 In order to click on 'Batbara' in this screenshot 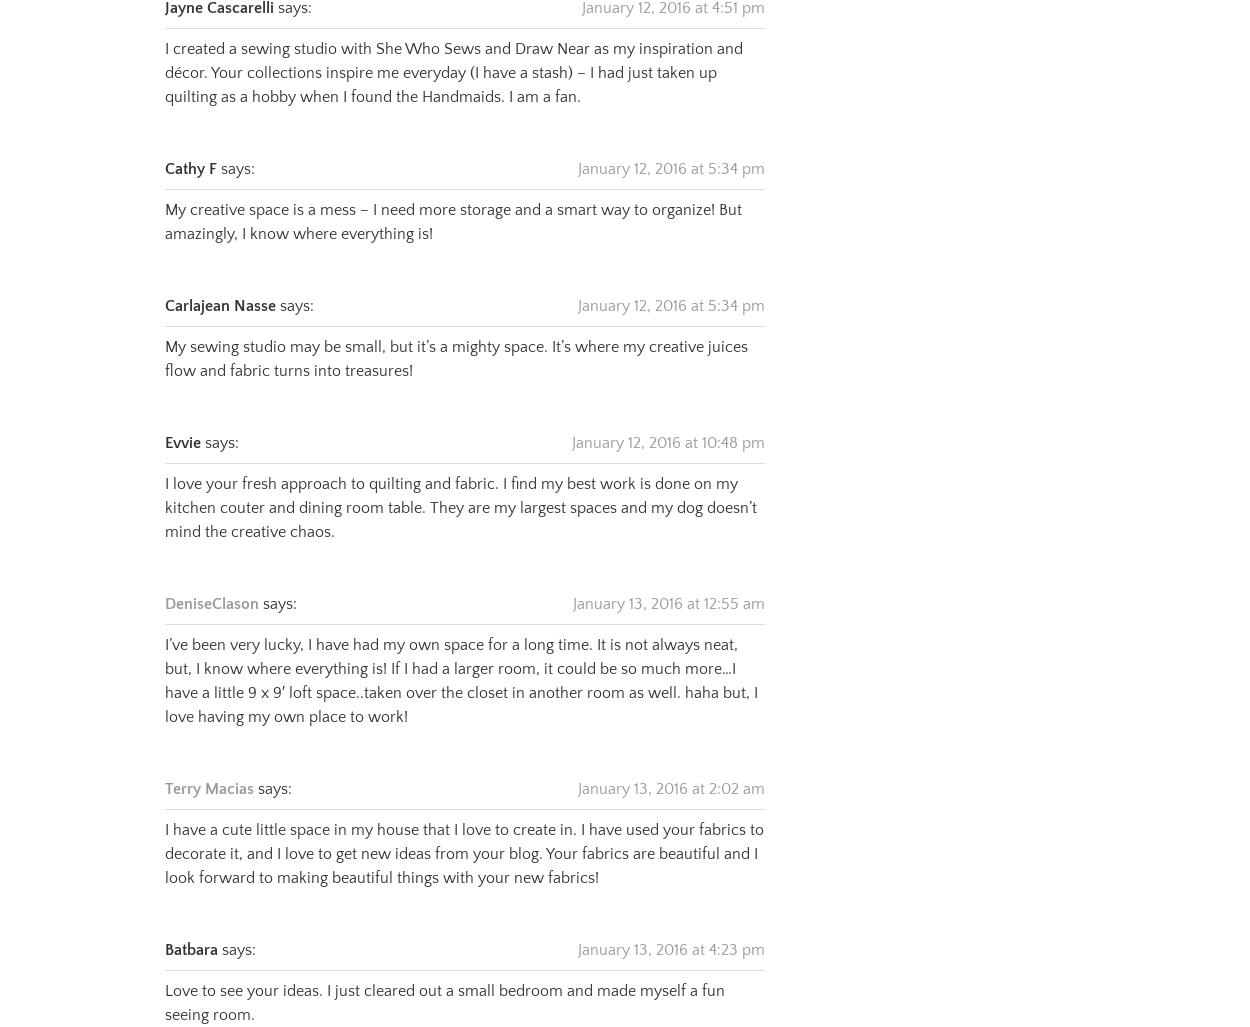, I will do `click(165, 925)`.